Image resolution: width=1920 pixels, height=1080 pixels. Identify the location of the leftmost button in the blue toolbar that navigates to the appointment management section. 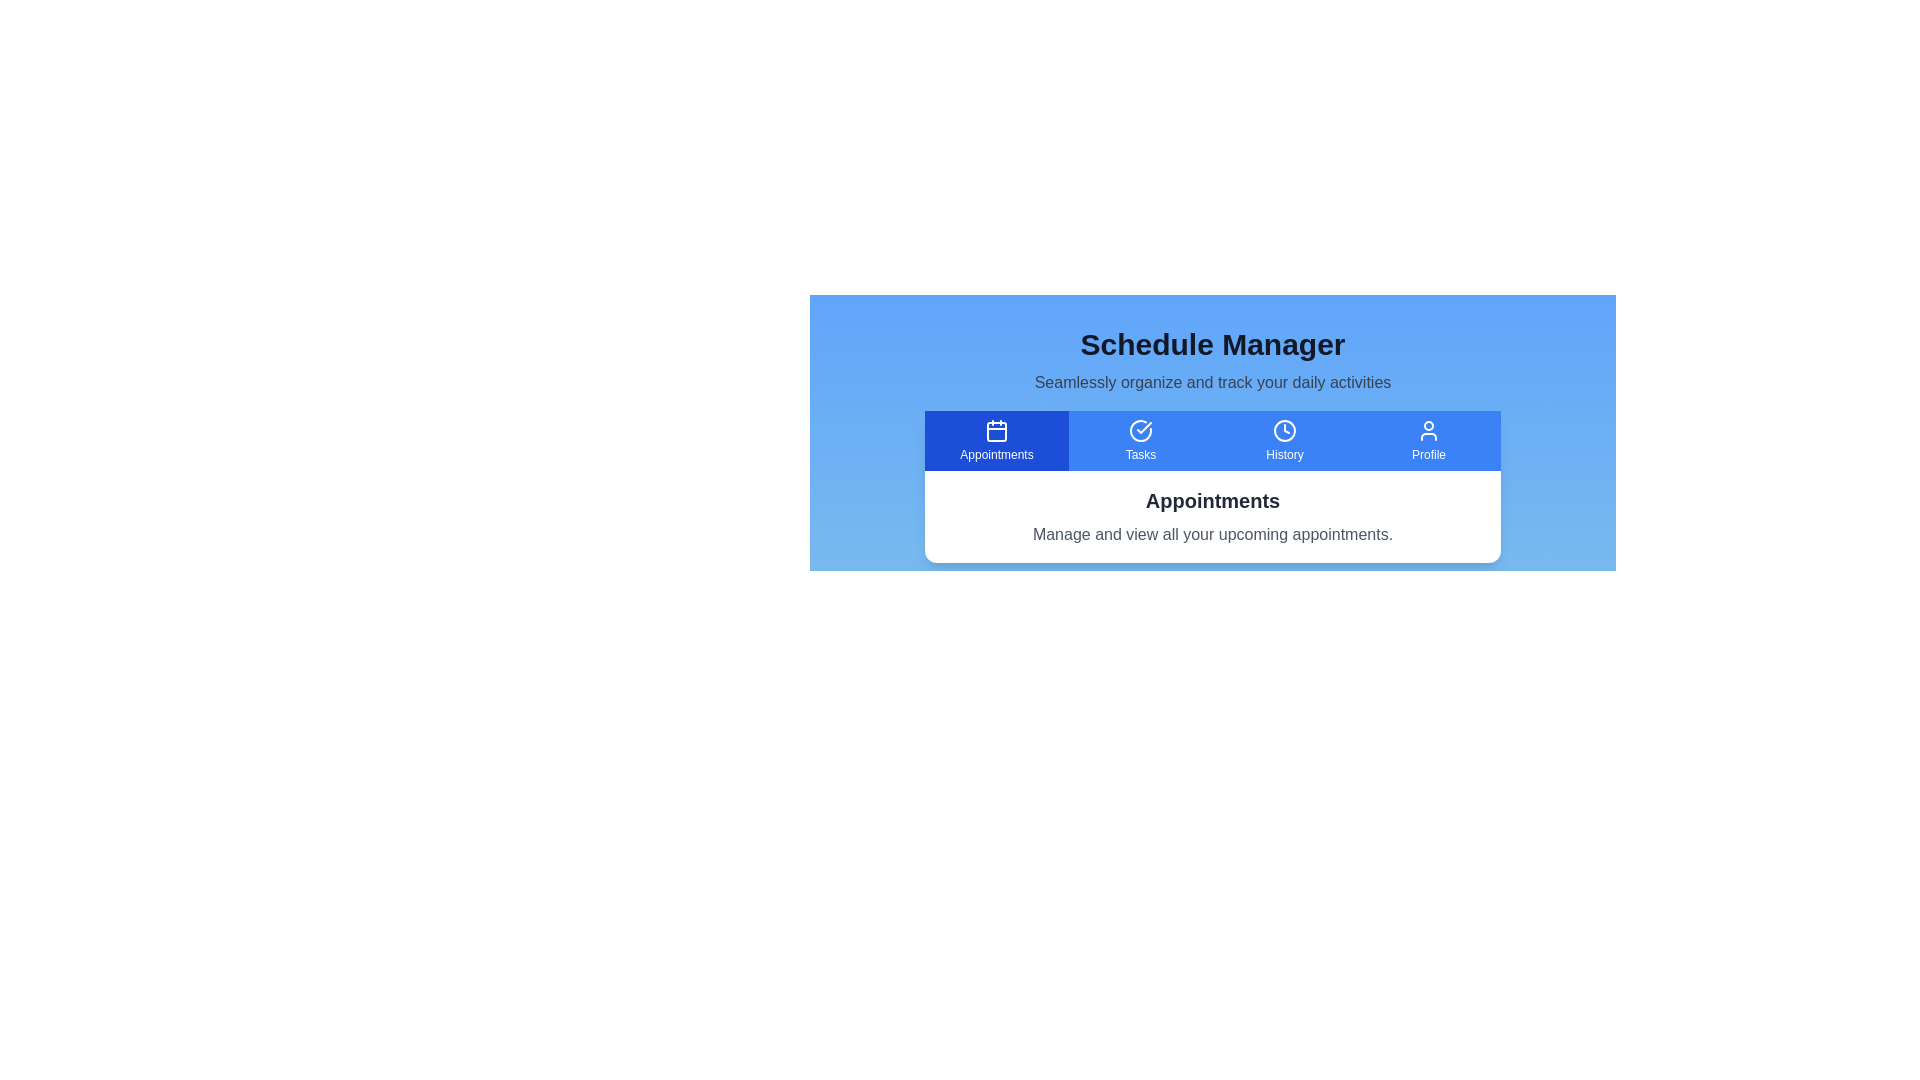
(997, 439).